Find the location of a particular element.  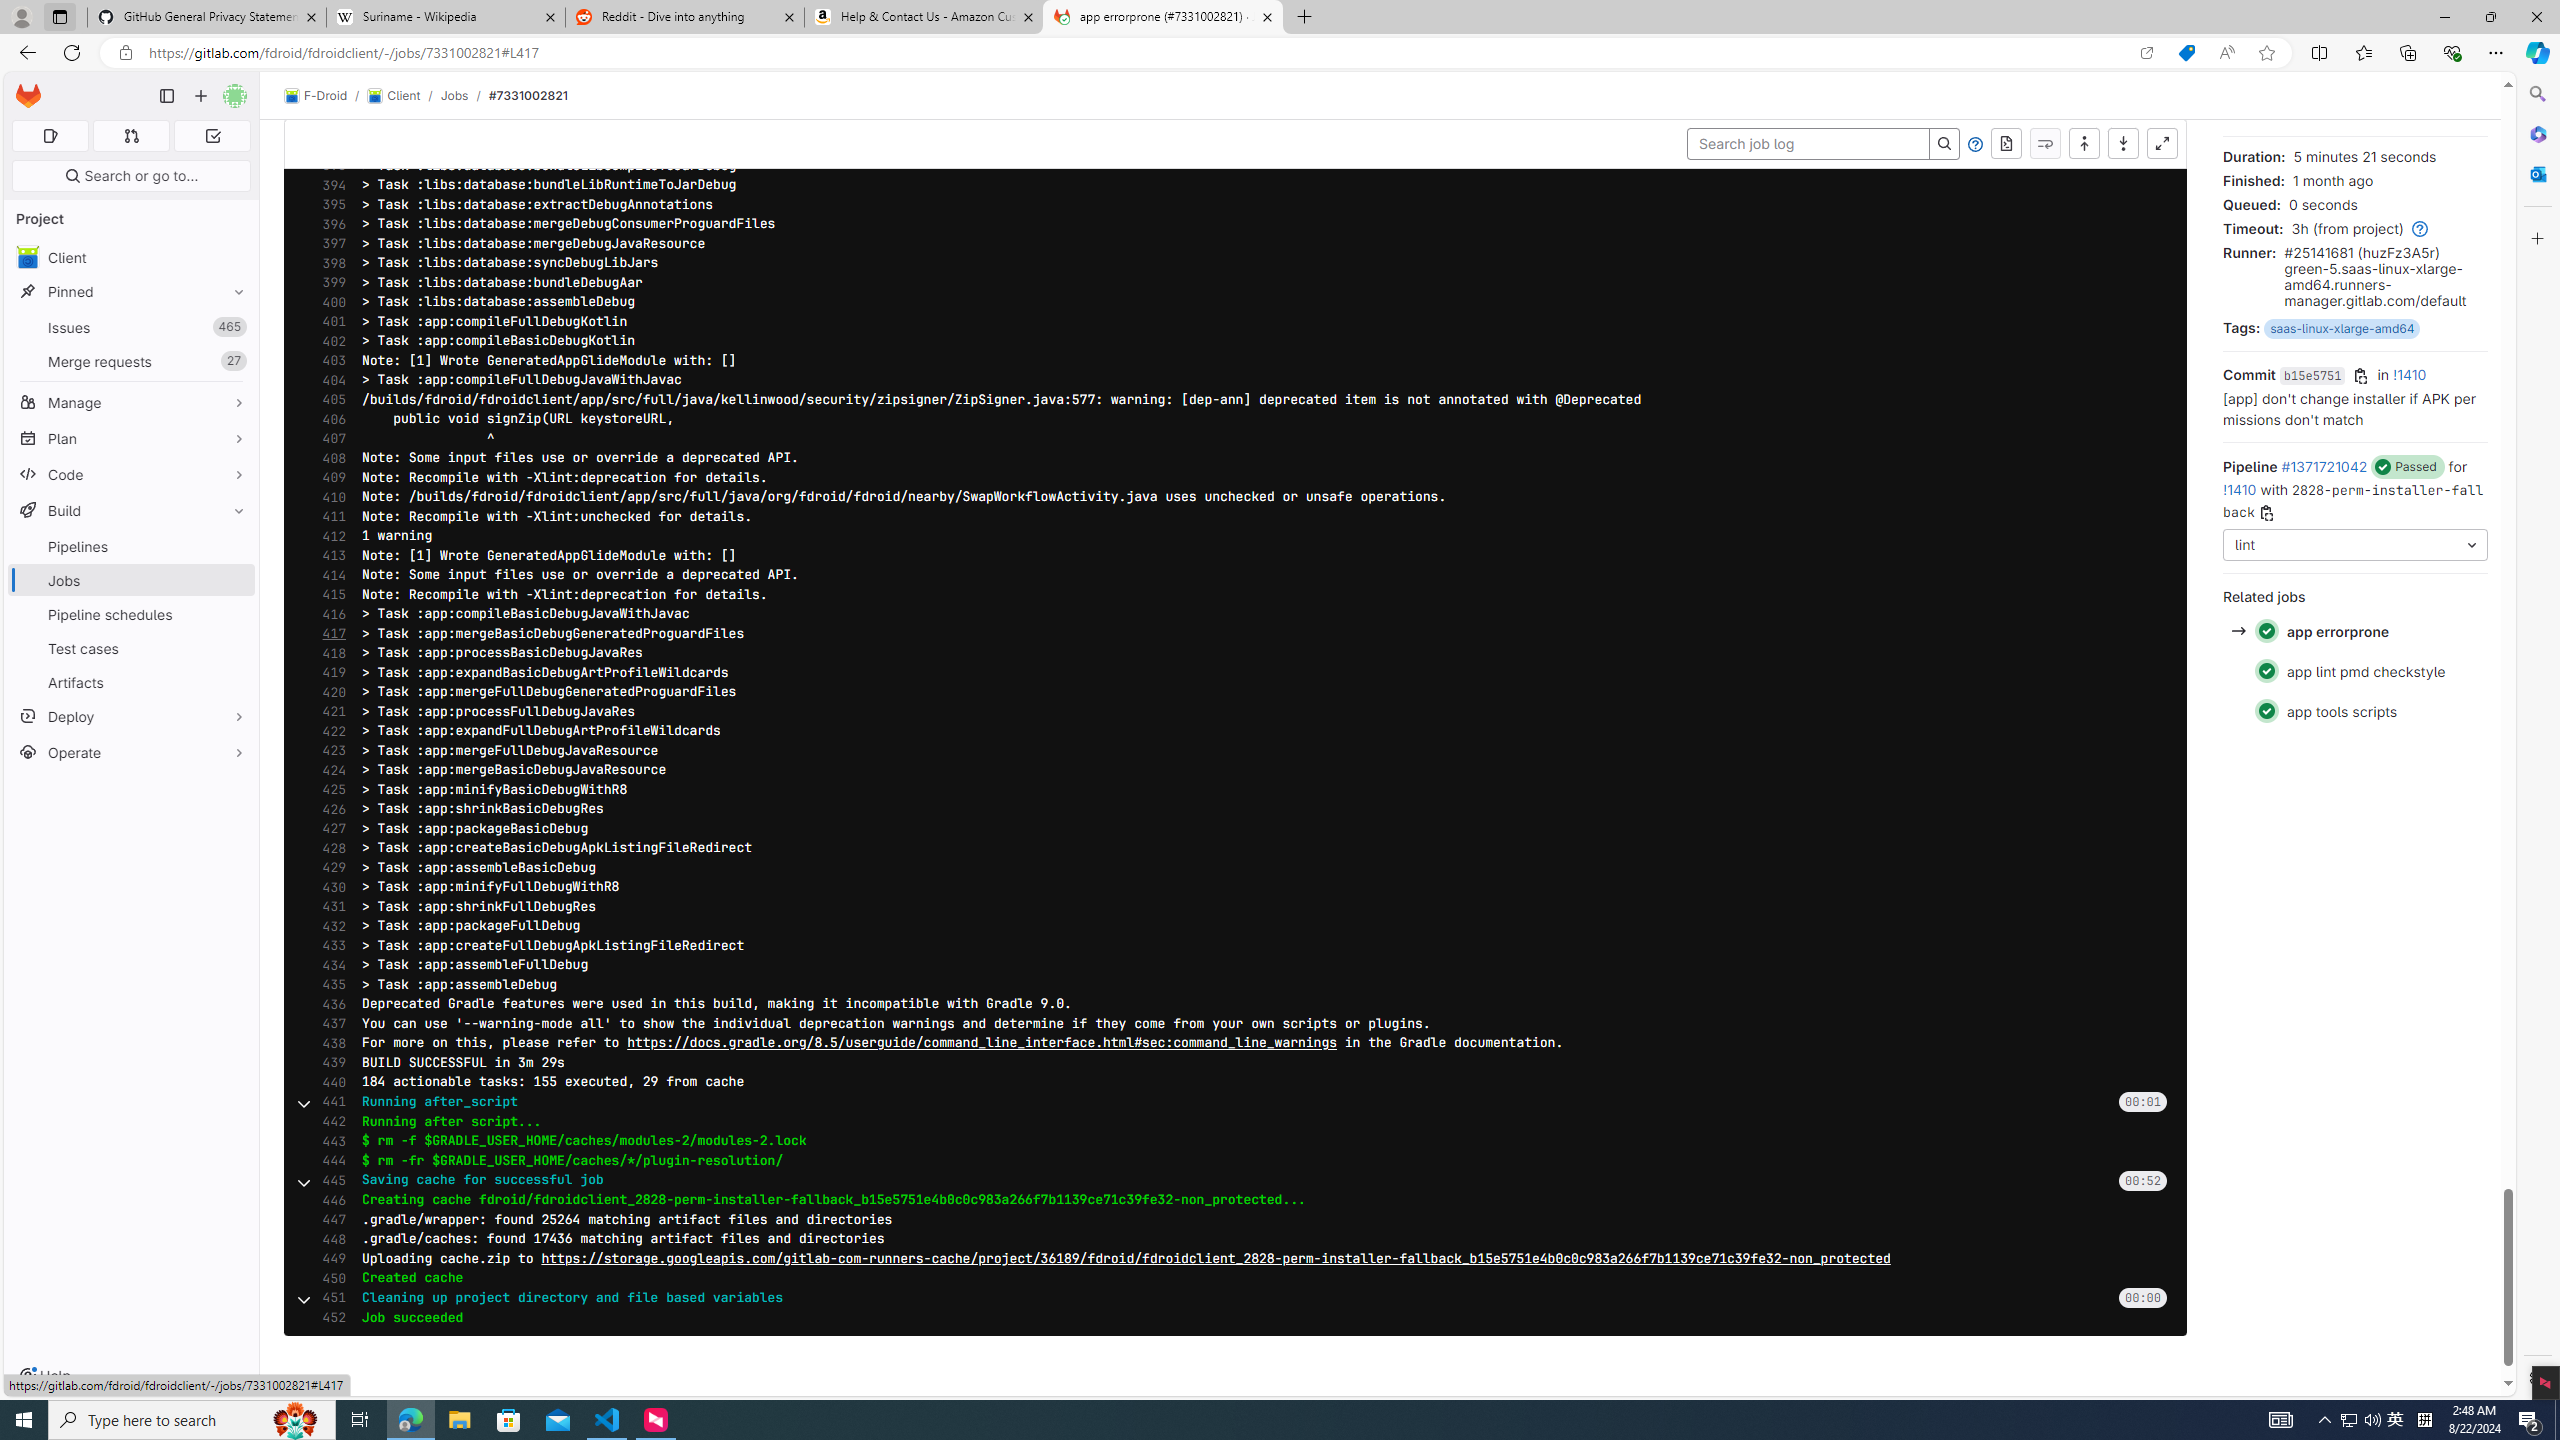

'Pin Pipelines' is located at coordinates (233, 545).